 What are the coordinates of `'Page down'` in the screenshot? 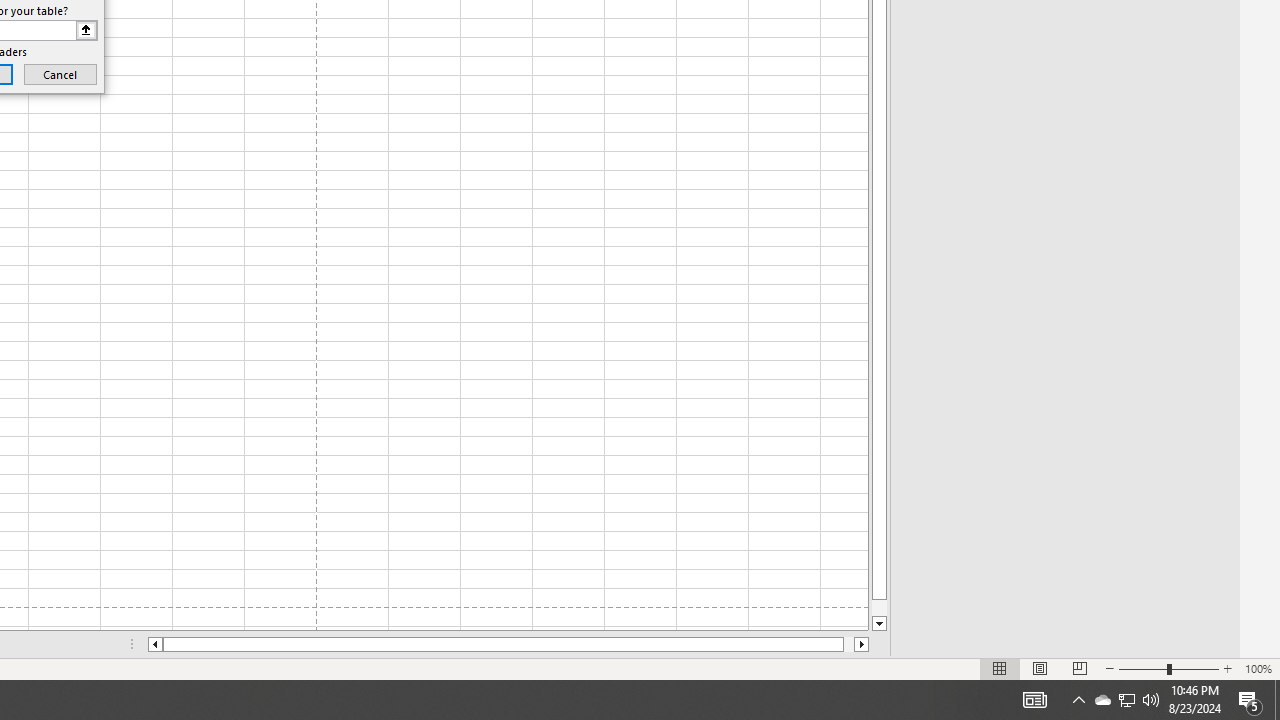 It's located at (879, 607).